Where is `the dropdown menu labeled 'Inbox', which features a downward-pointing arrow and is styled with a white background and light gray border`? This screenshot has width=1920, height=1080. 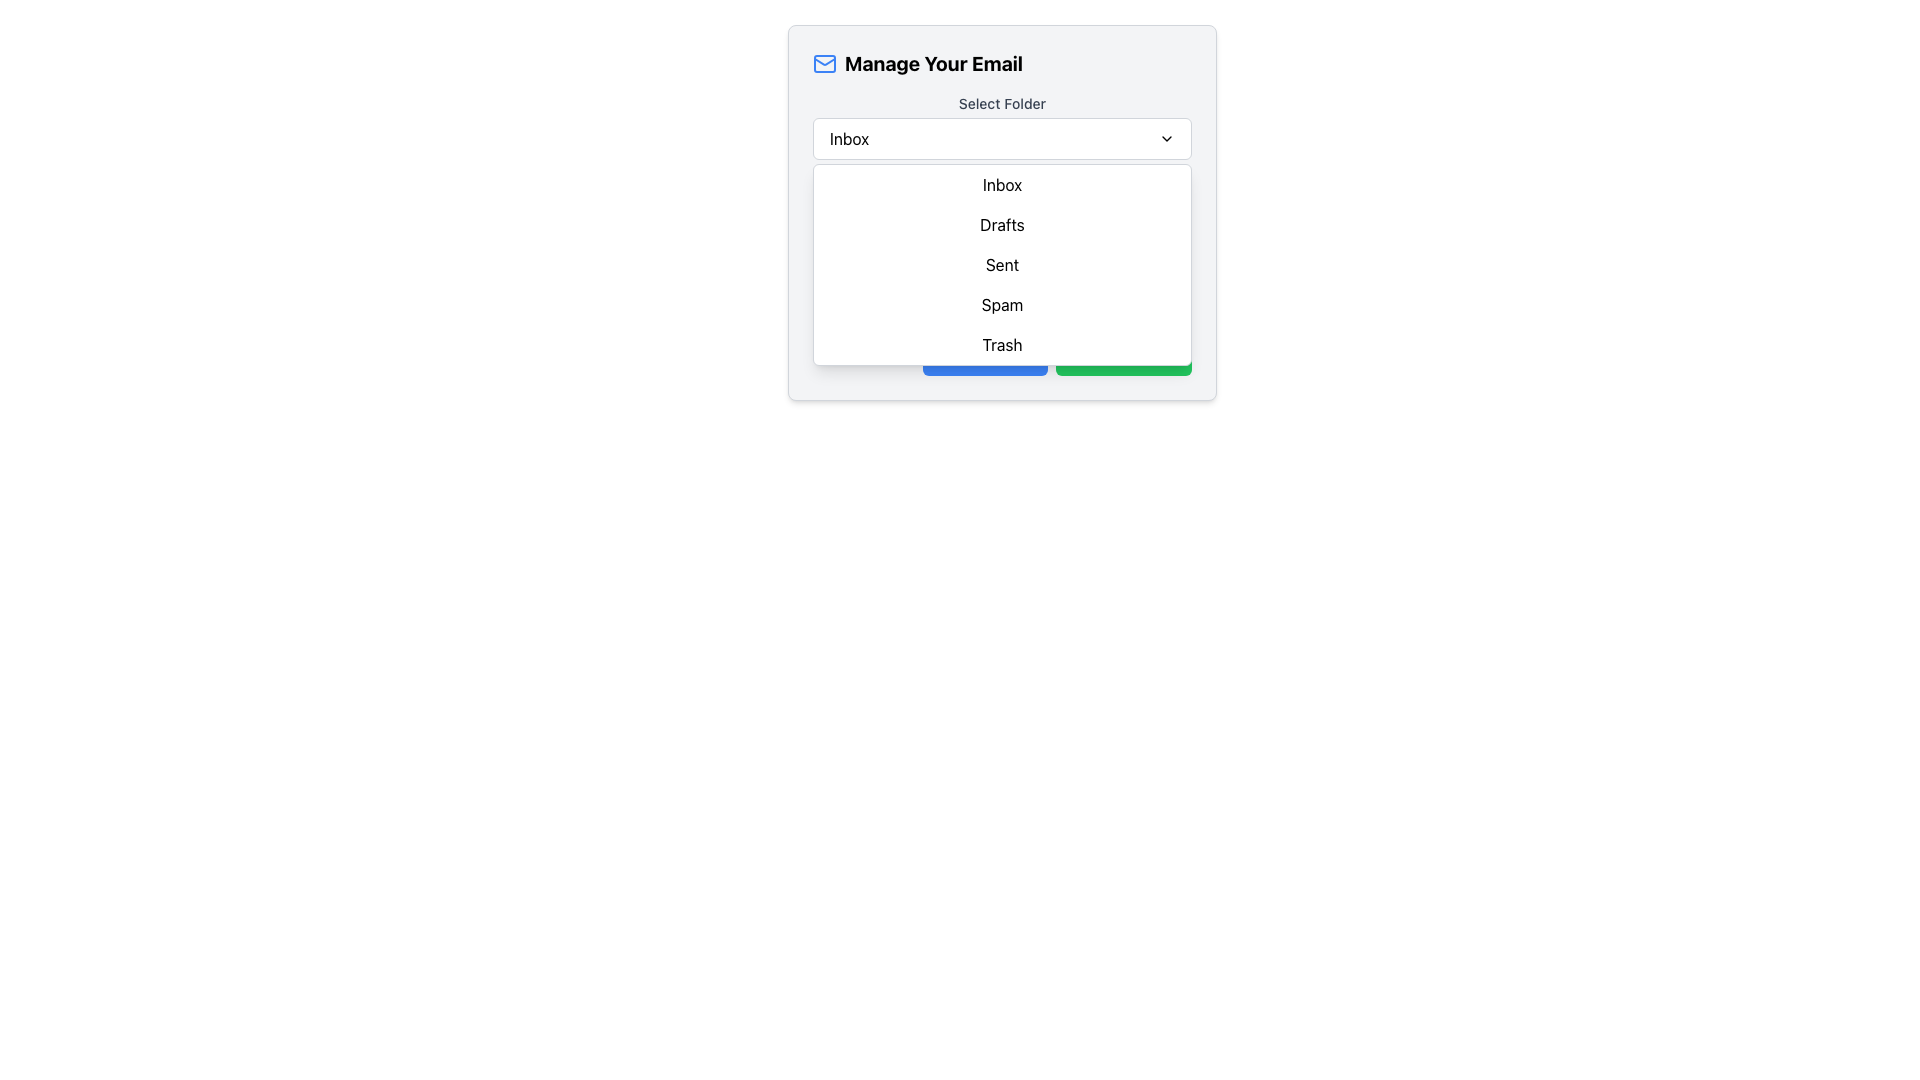
the dropdown menu labeled 'Inbox', which features a downward-pointing arrow and is styled with a white background and light gray border is located at coordinates (1002, 137).